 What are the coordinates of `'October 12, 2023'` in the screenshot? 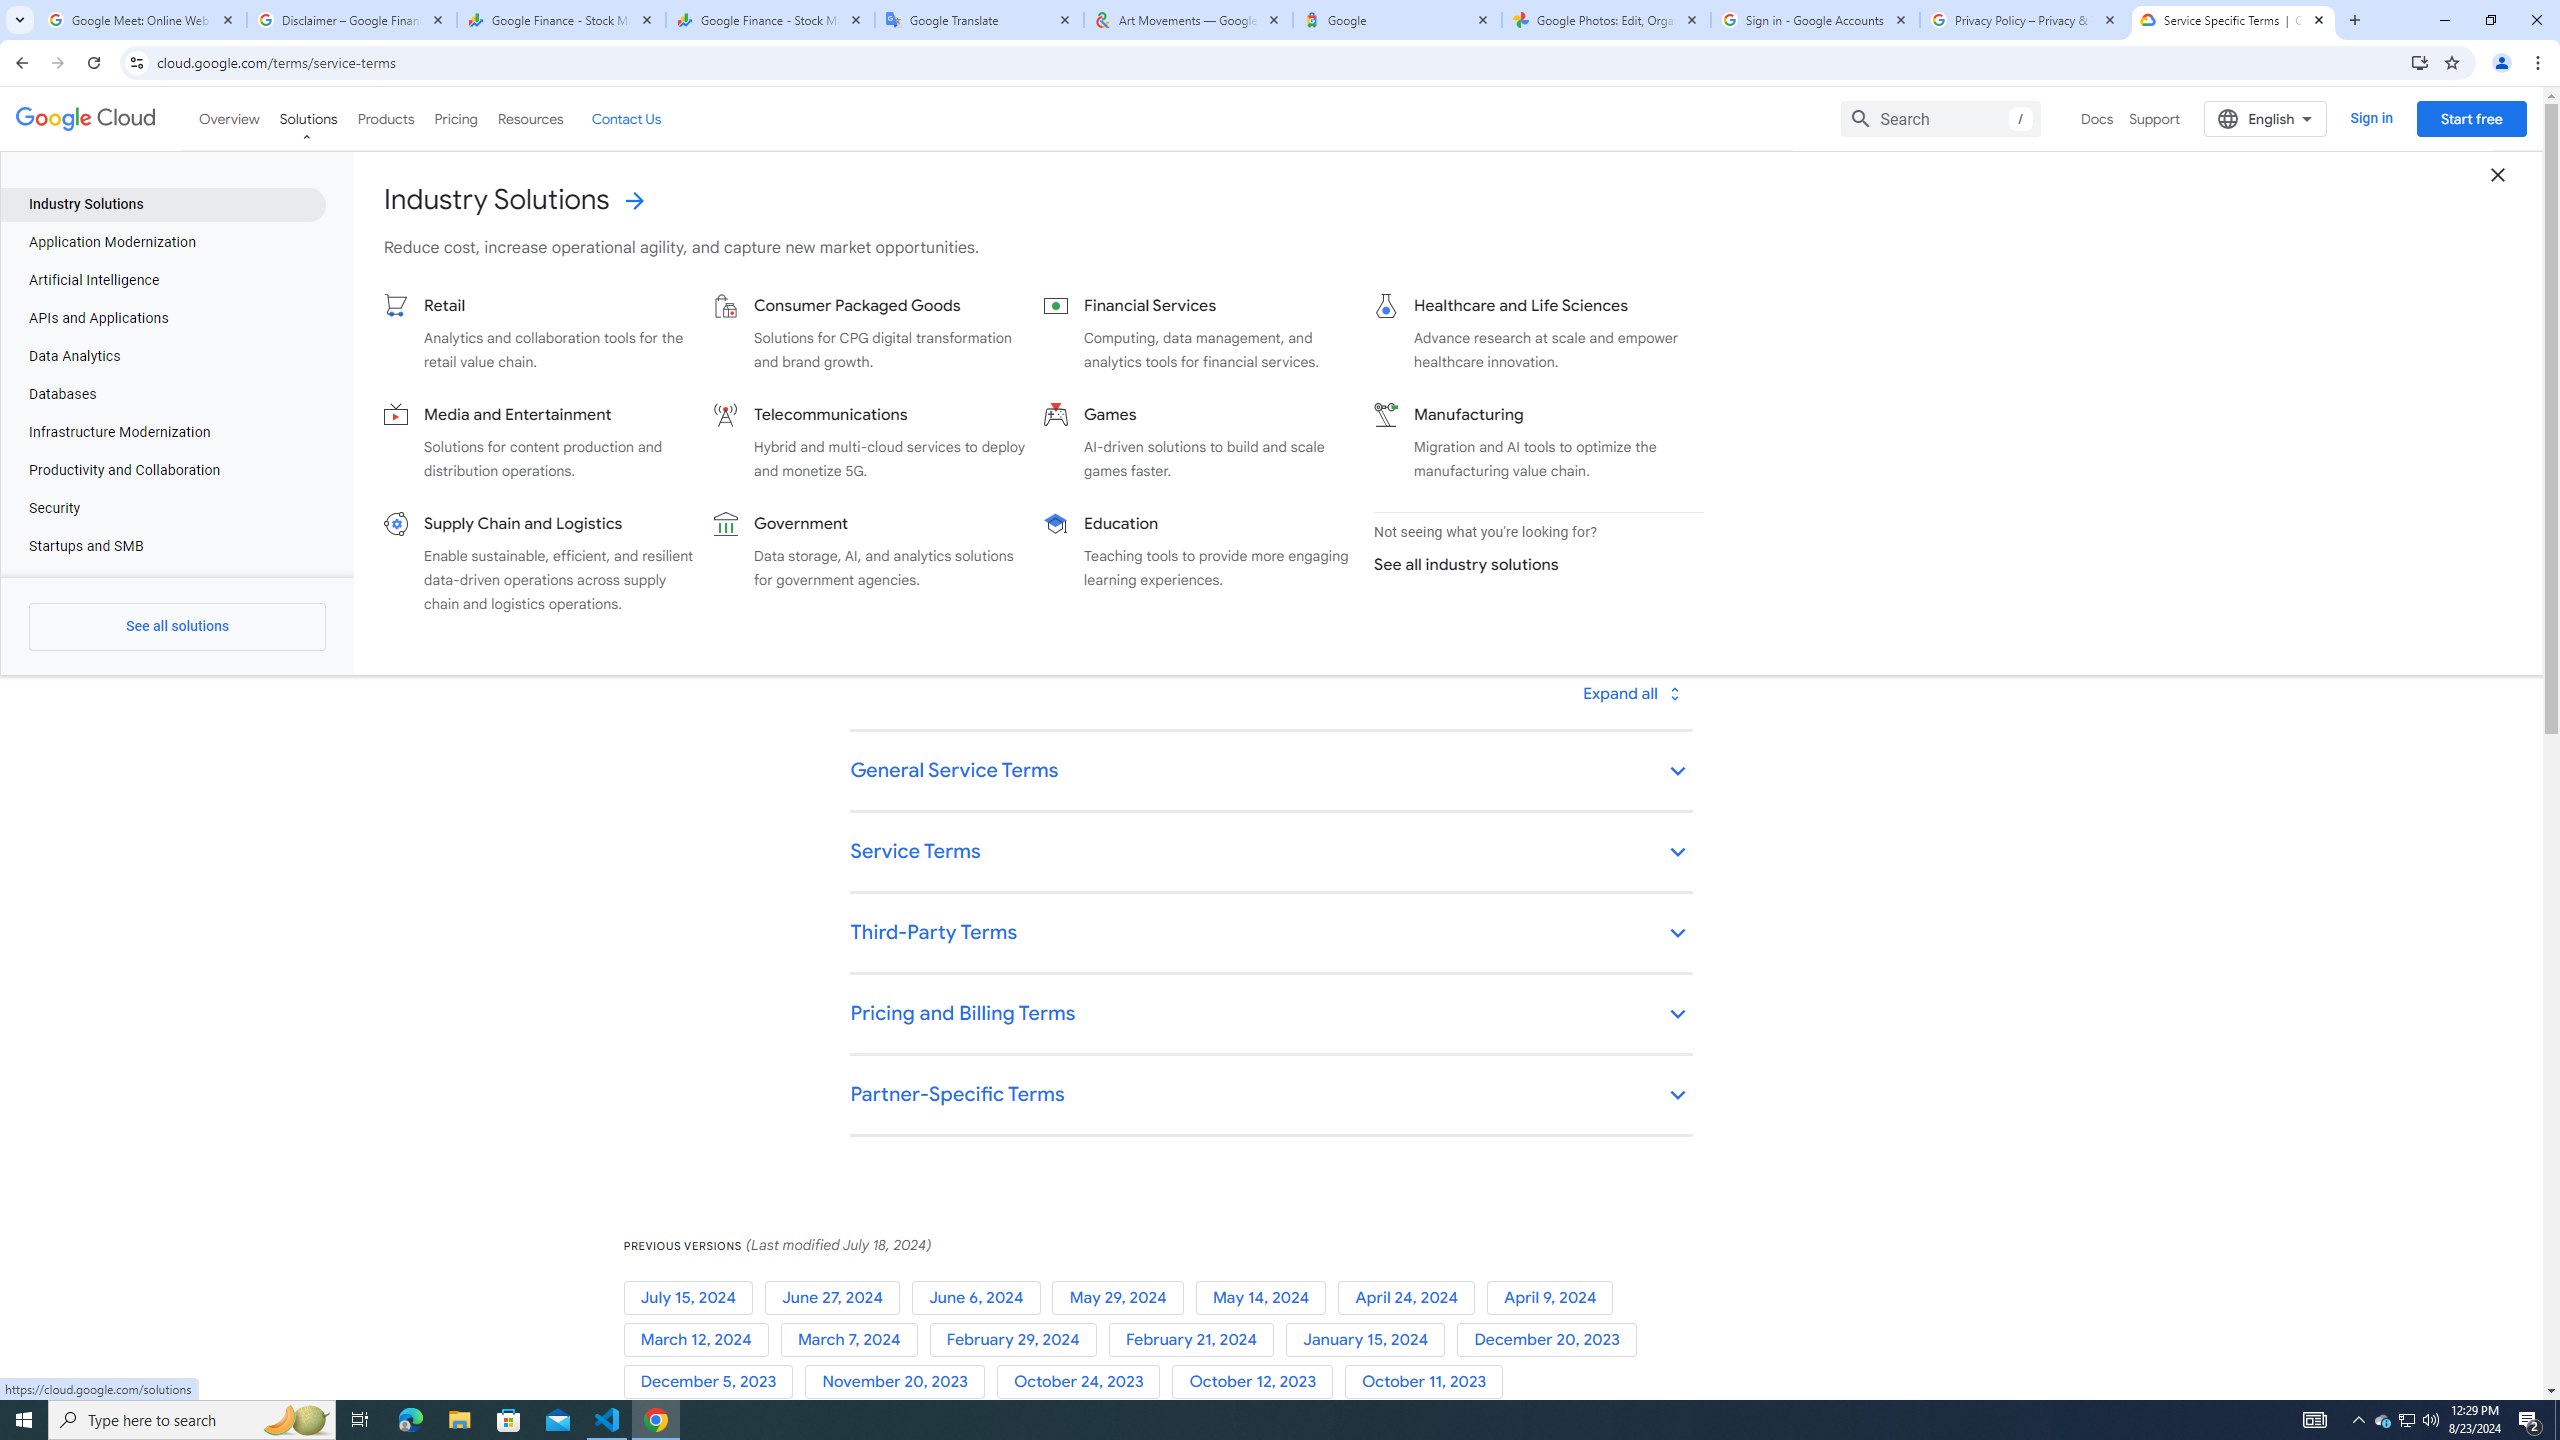 It's located at (1257, 1382).